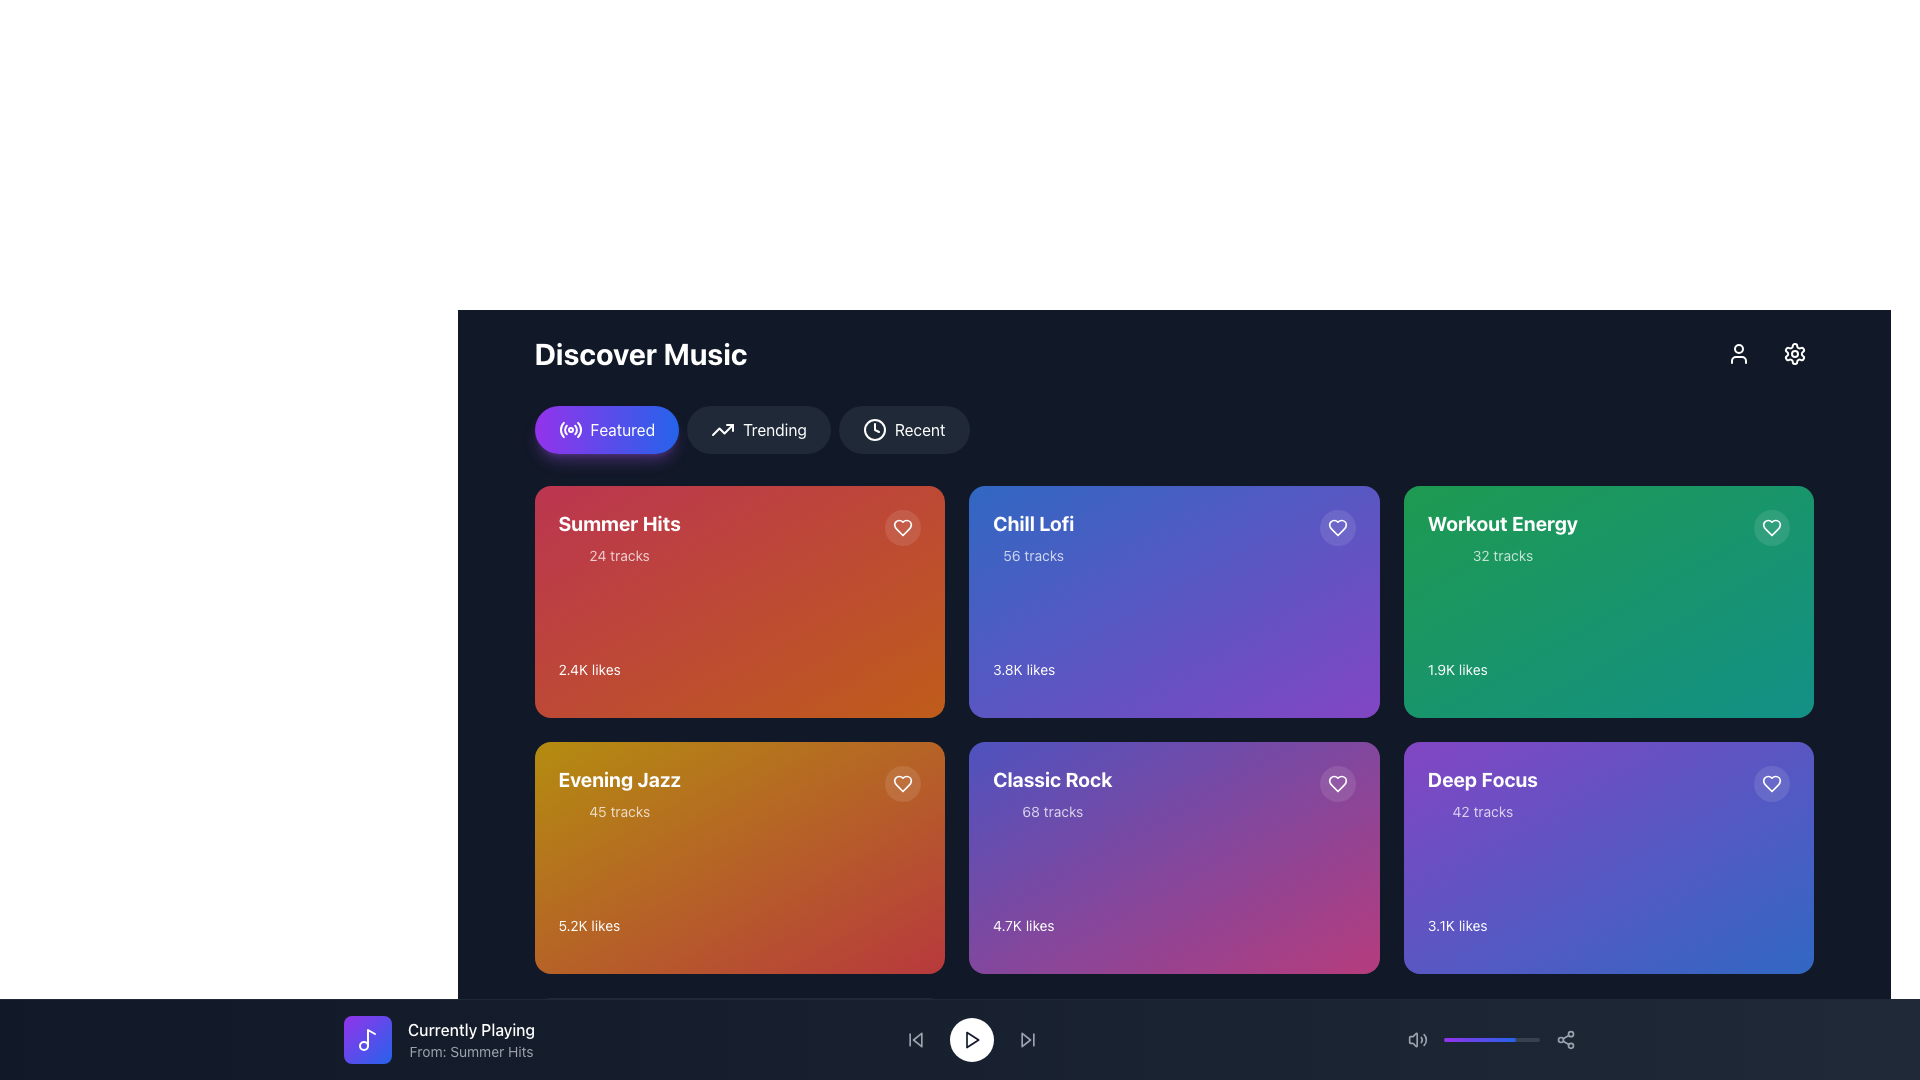 This screenshot has height=1080, width=1920. I want to click on the play icon, which is a triangular shape with its apex pointing to the right, located at the bottom-center of the interface, so click(972, 1039).